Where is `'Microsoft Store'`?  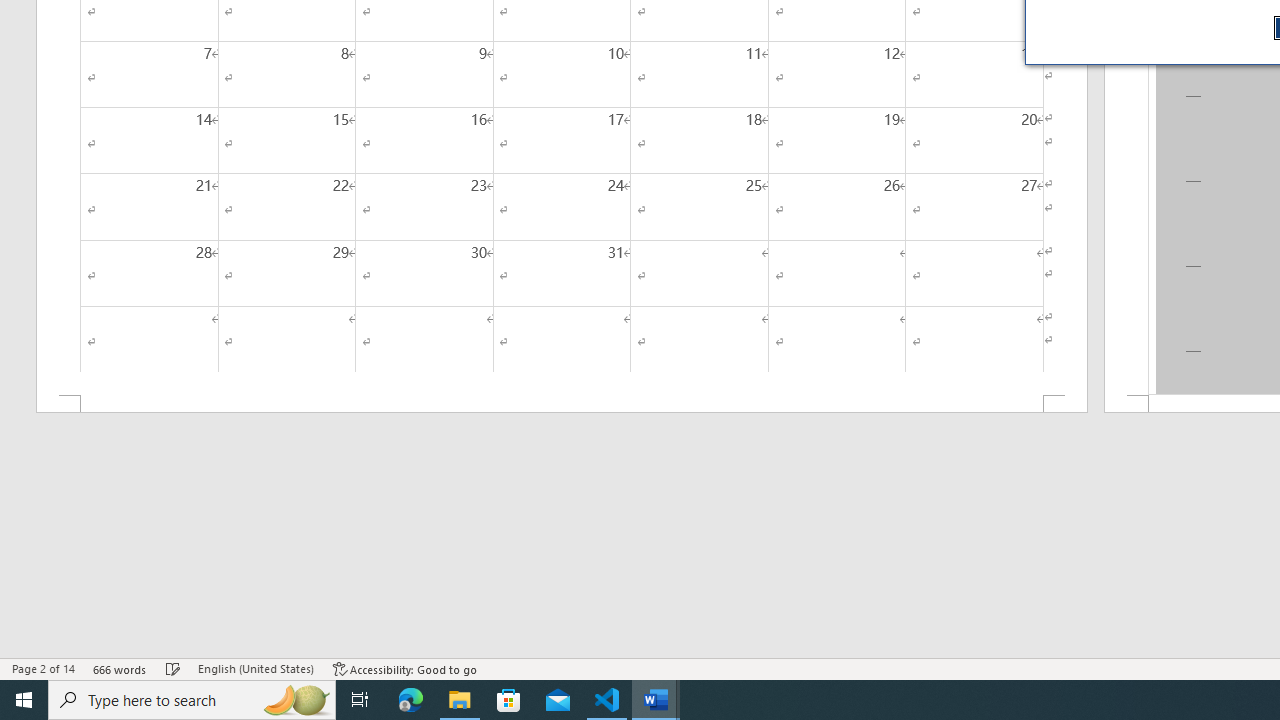 'Microsoft Store' is located at coordinates (509, 698).